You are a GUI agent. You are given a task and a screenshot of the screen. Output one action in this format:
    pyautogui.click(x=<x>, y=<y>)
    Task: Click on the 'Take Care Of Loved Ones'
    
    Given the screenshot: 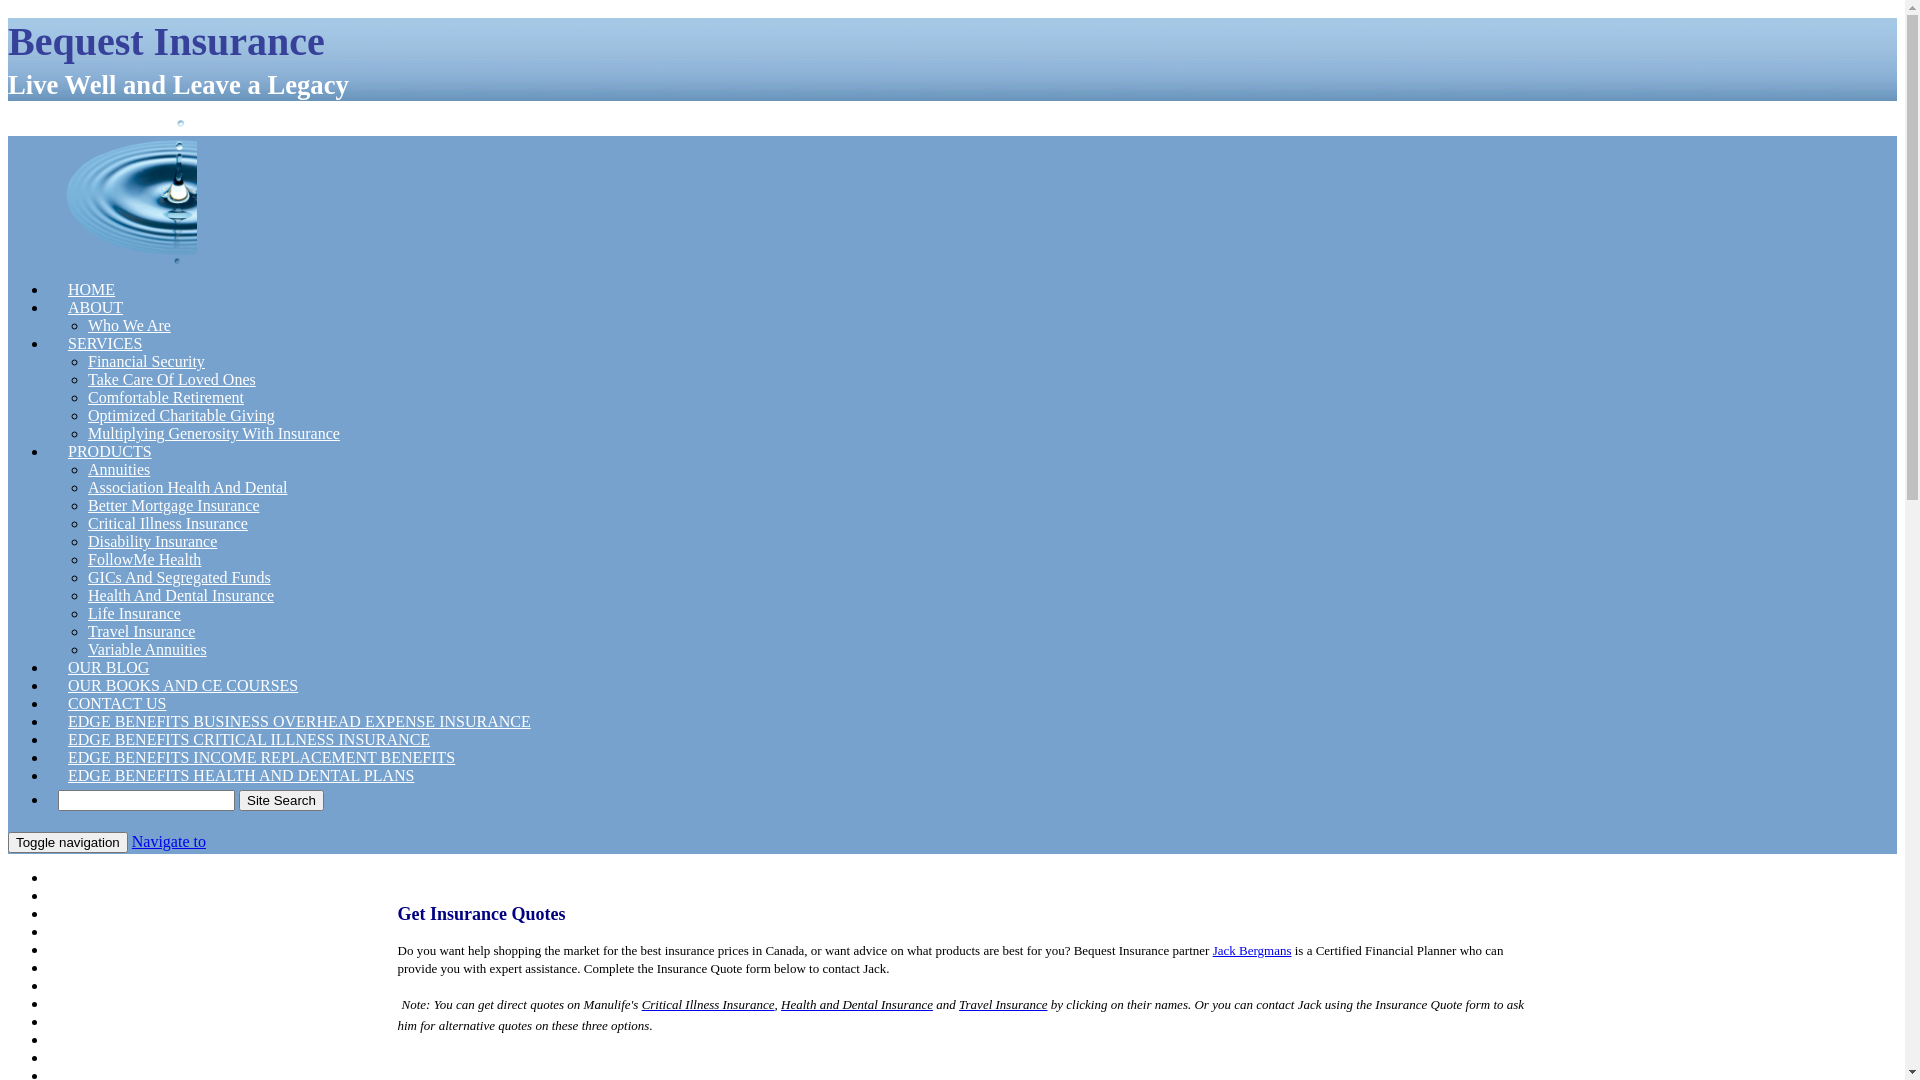 What is the action you would take?
    pyautogui.click(x=86, y=379)
    